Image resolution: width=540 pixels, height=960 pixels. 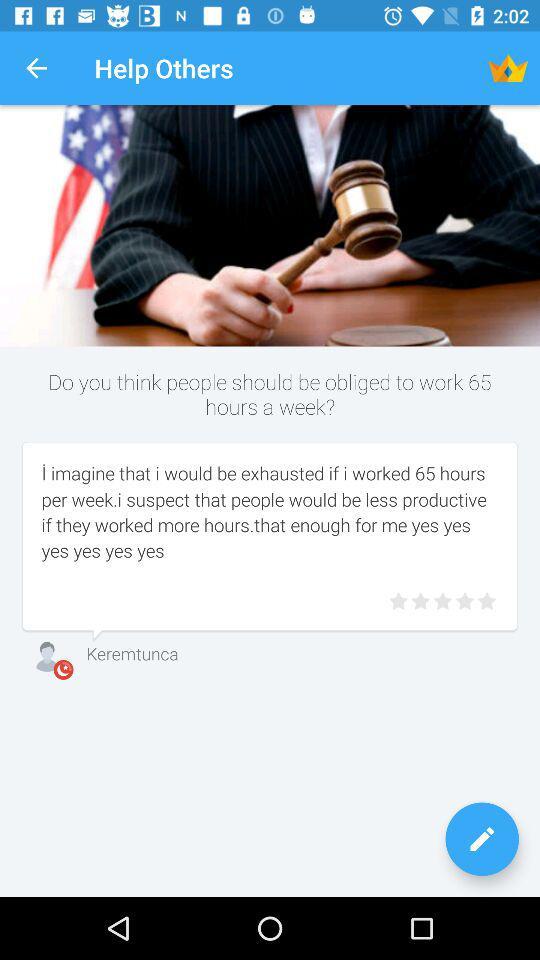 What do you see at coordinates (36, 68) in the screenshot?
I see `the app to the left of the help others` at bounding box center [36, 68].